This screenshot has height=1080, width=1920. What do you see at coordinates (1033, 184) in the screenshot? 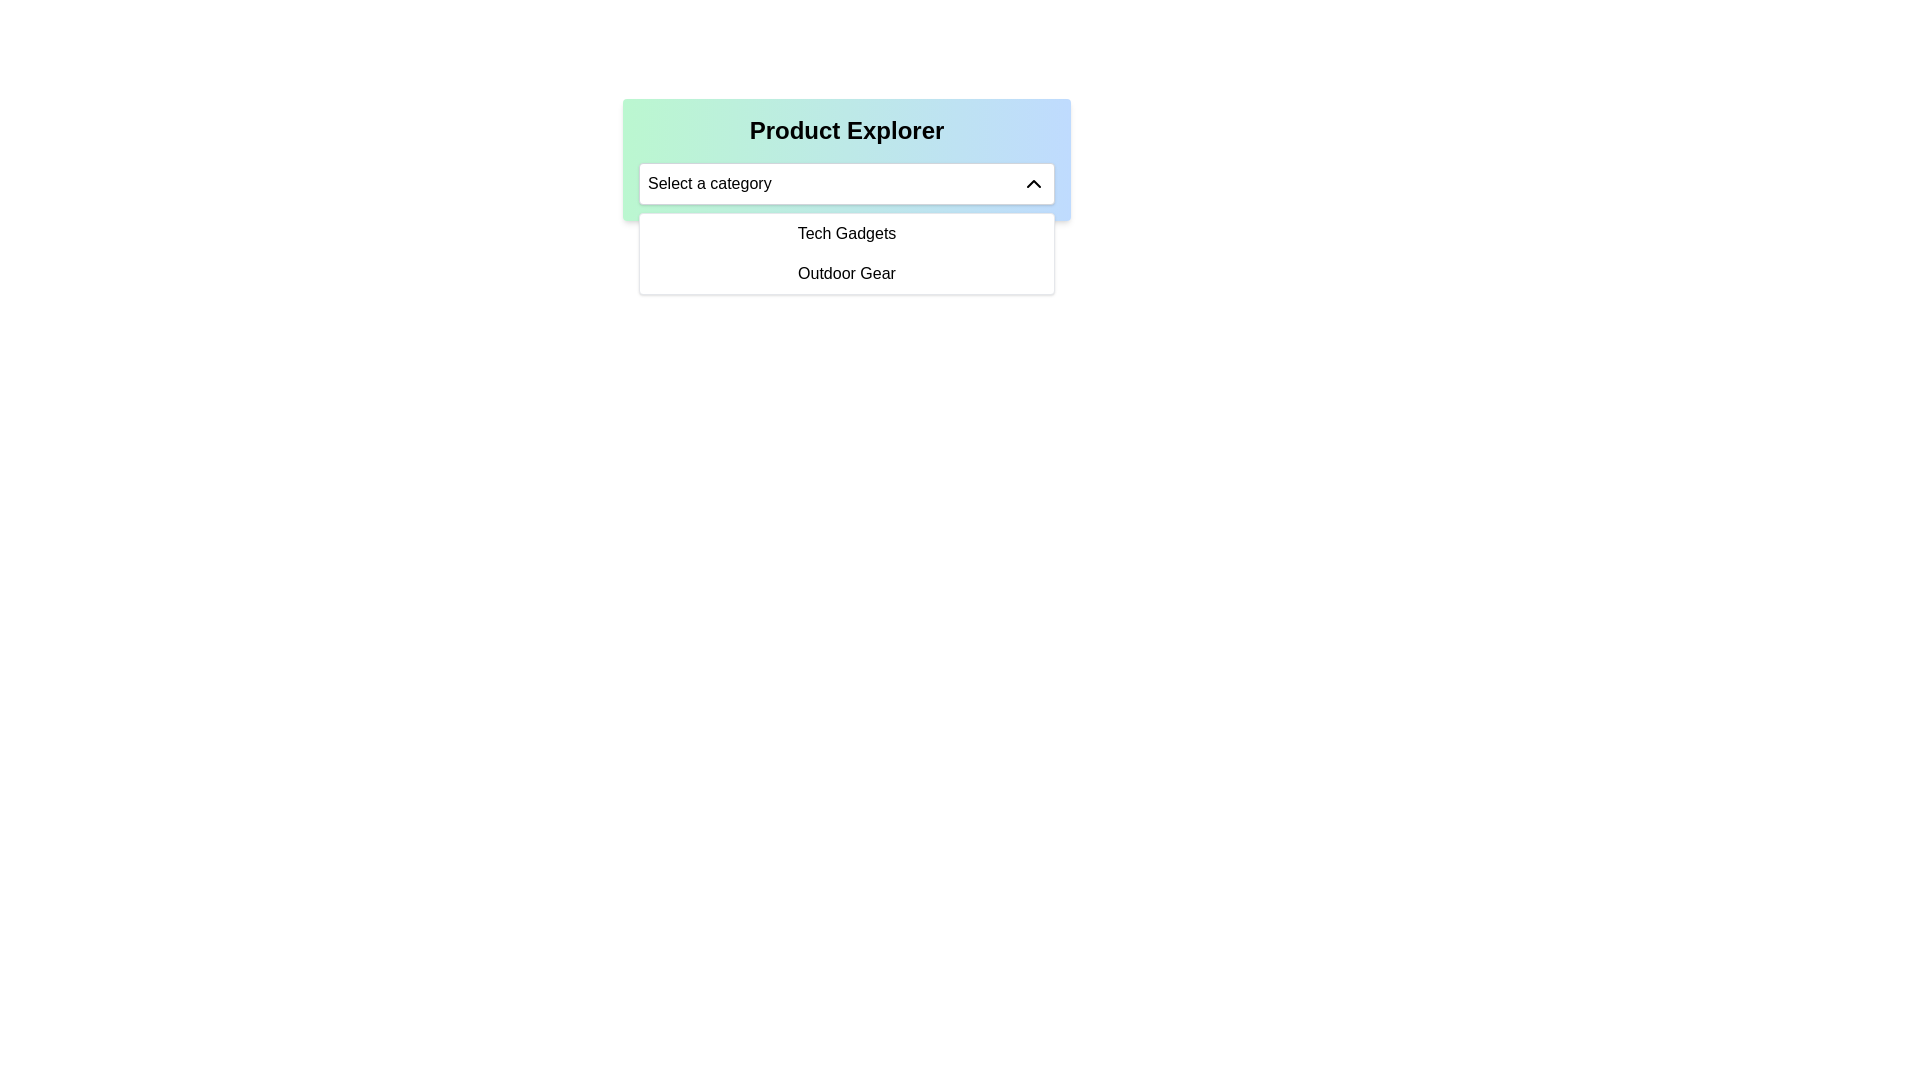
I see `the upward-pointing chevron icon used for expanding or collapsing the dropdown menu in the 'Select a category' interface` at bounding box center [1033, 184].